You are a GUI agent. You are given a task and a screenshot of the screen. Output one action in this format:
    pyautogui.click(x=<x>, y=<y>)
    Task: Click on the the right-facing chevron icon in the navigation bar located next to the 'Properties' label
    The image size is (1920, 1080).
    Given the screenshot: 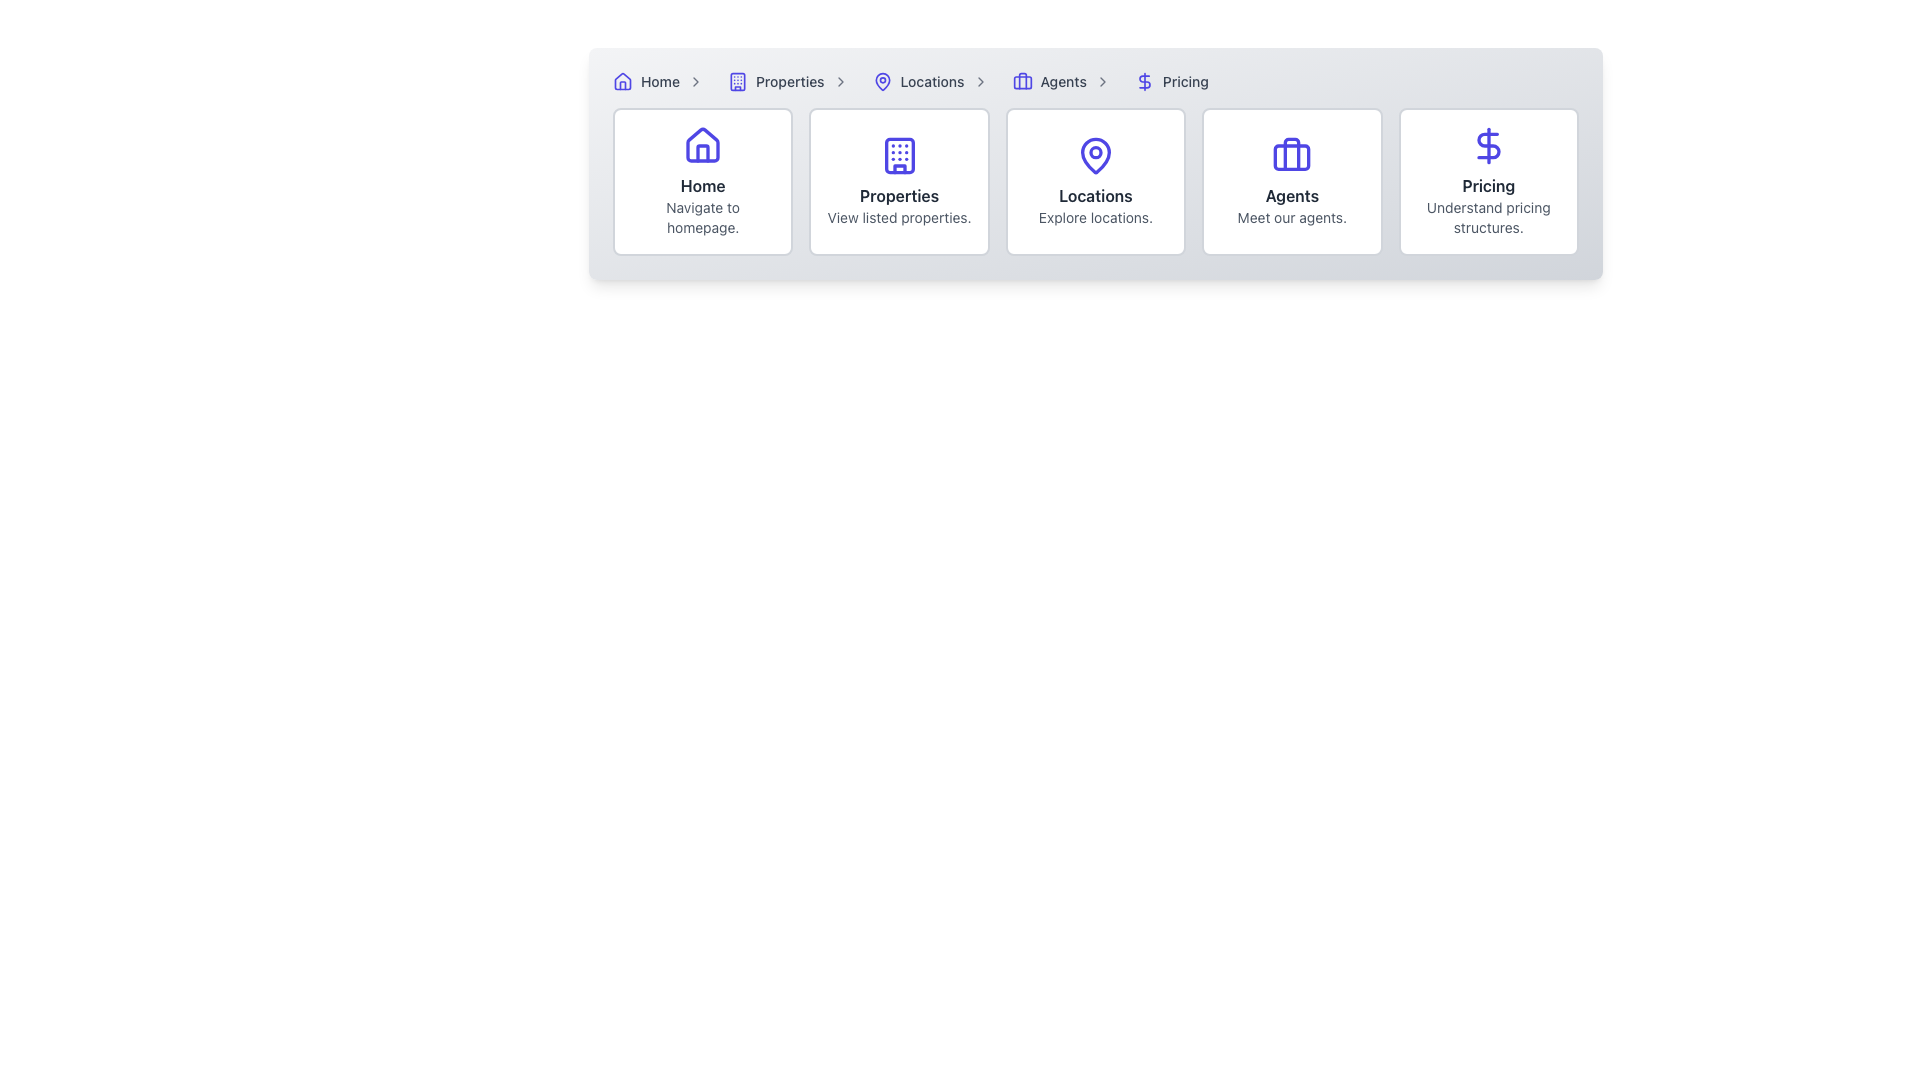 What is the action you would take?
    pyautogui.click(x=840, y=80)
    